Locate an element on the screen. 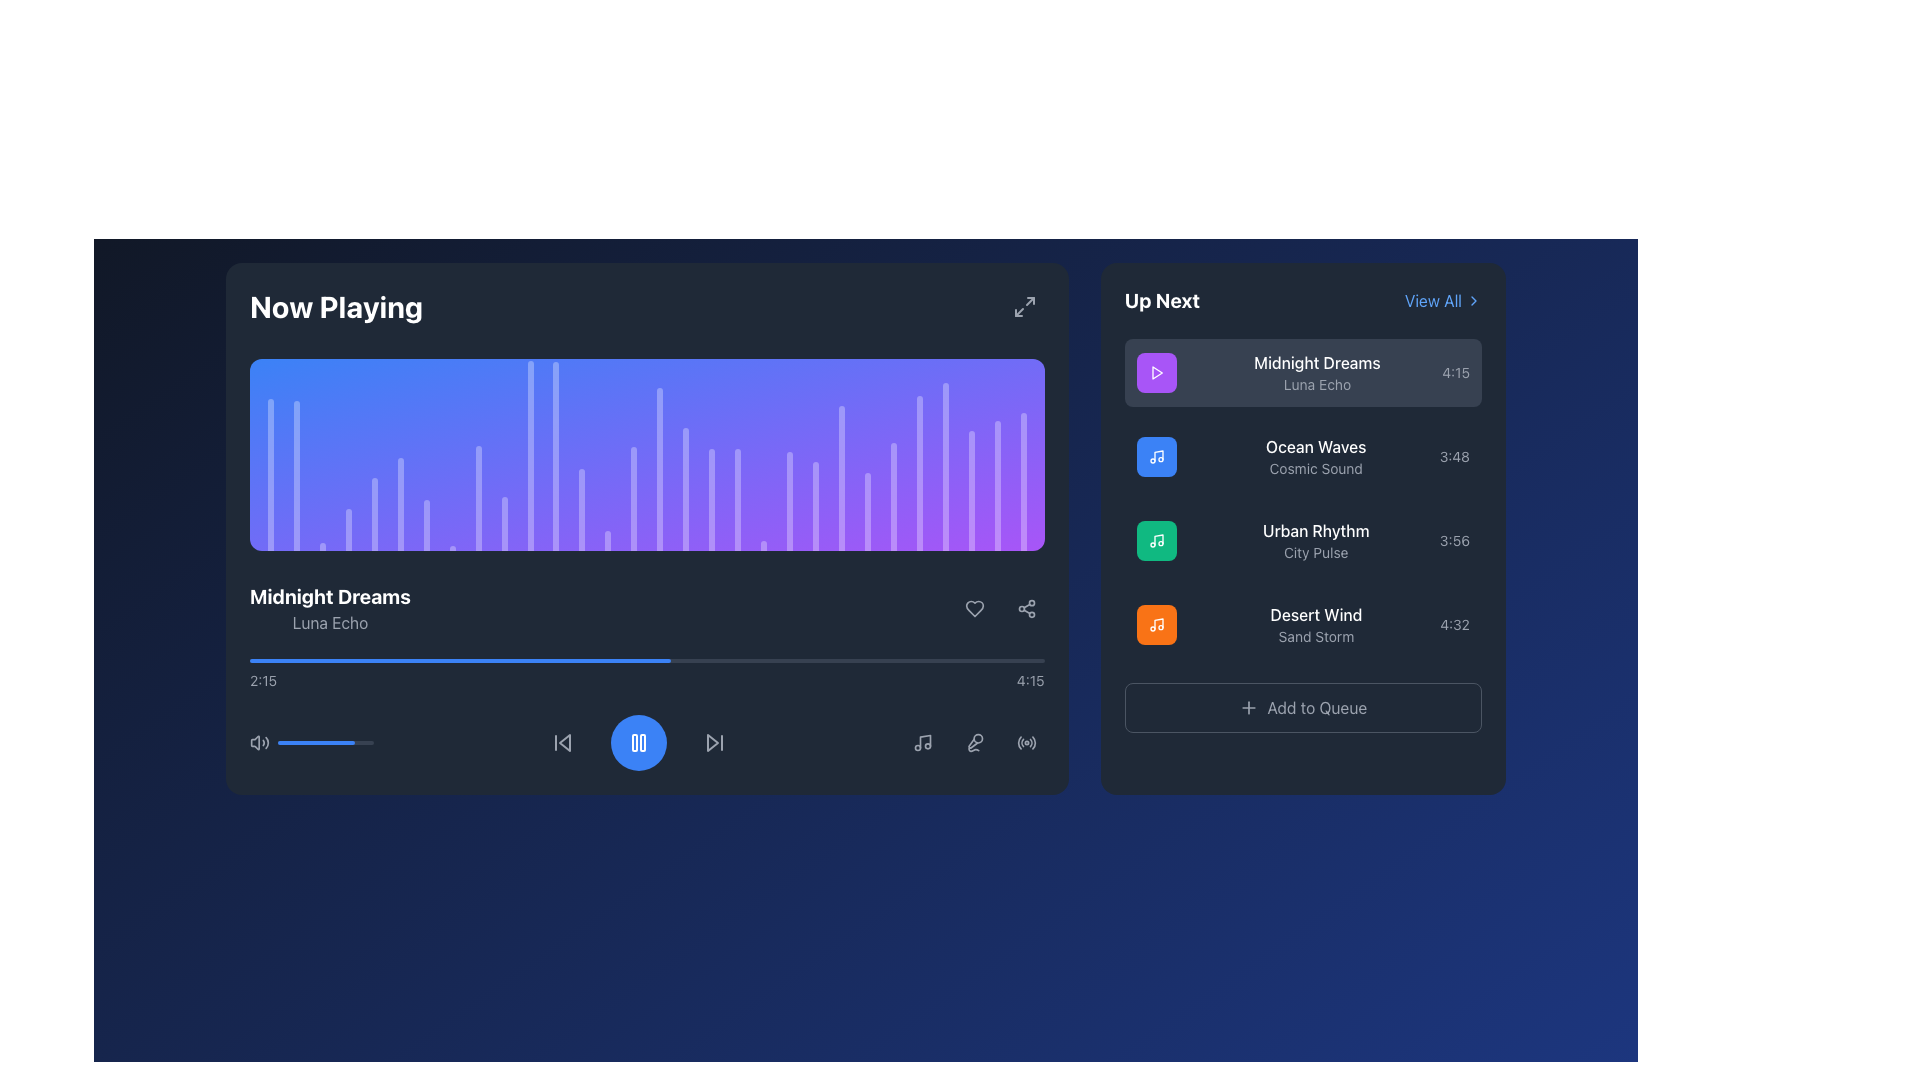 The image size is (1920, 1080). the slider is located at coordinates (285, 743).